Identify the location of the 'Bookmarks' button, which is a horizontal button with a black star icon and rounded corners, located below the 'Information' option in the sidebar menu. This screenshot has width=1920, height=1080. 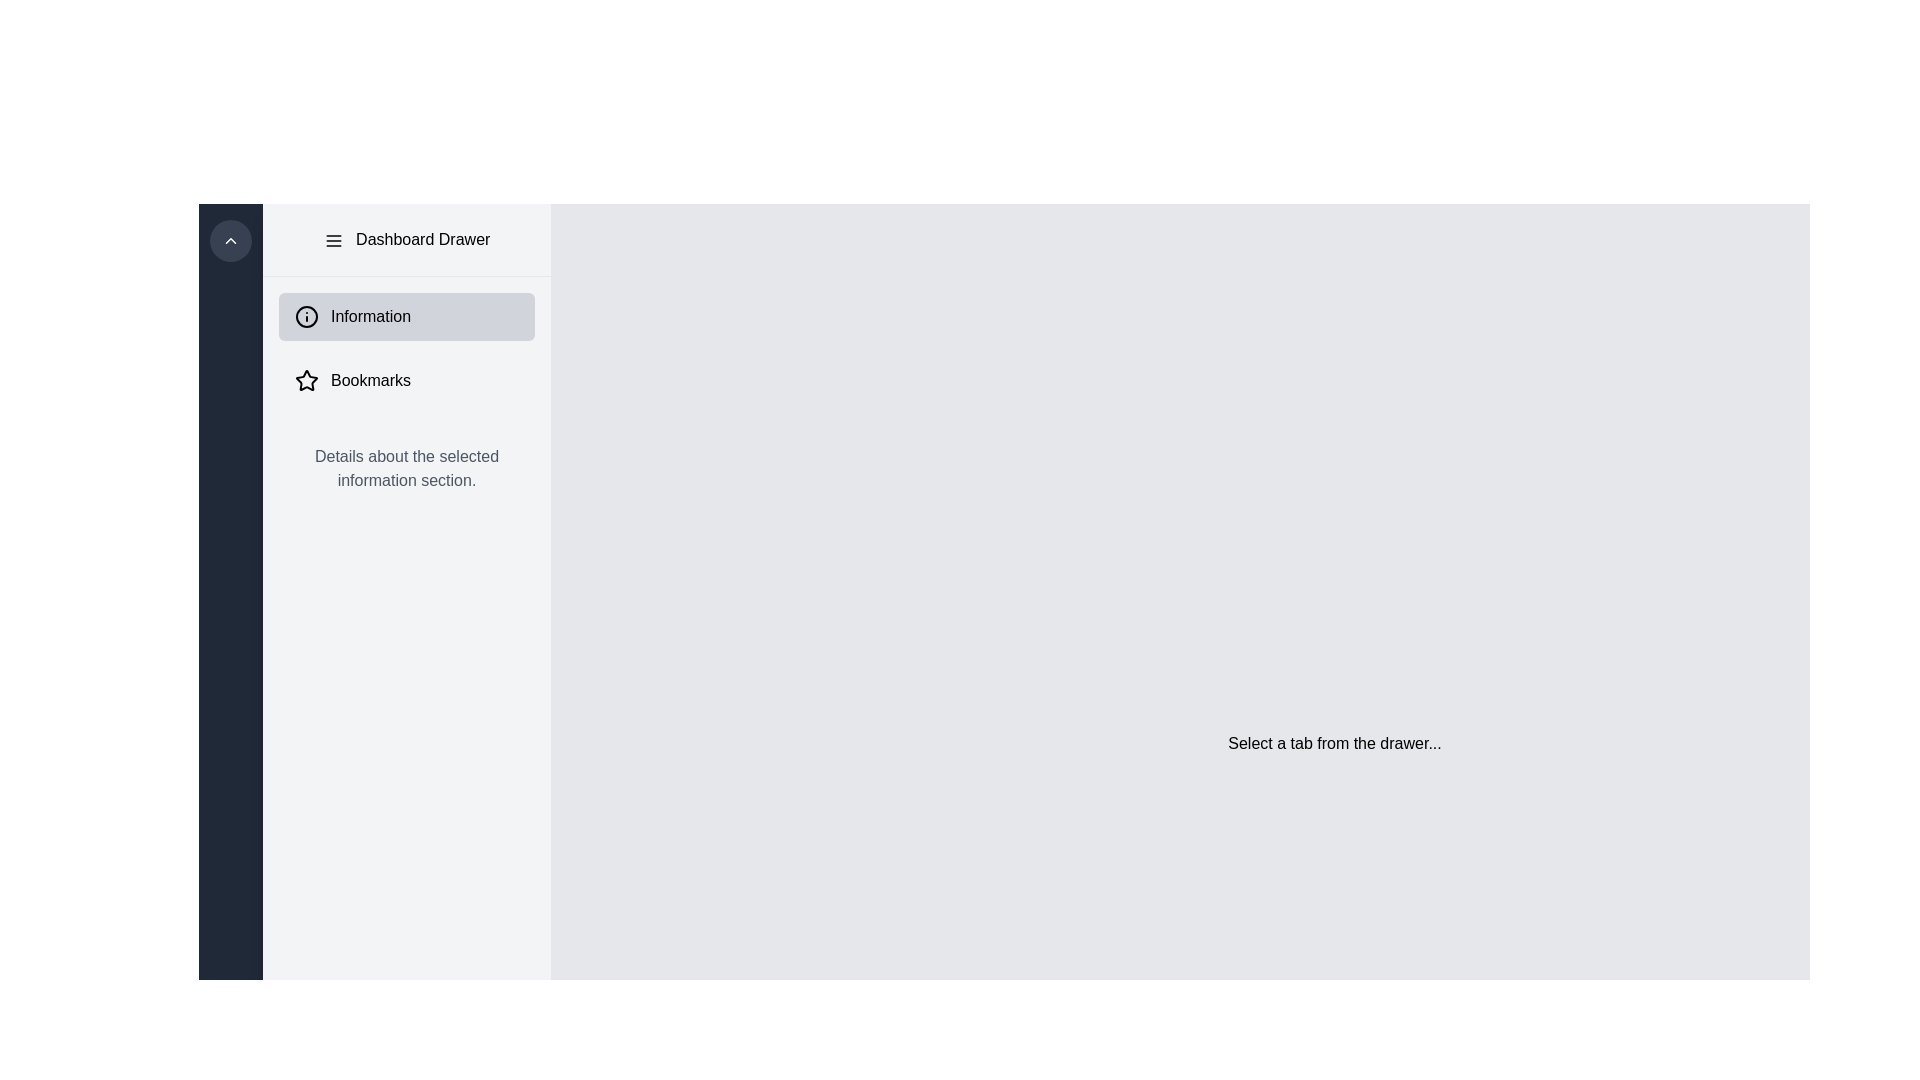
(406, 381).